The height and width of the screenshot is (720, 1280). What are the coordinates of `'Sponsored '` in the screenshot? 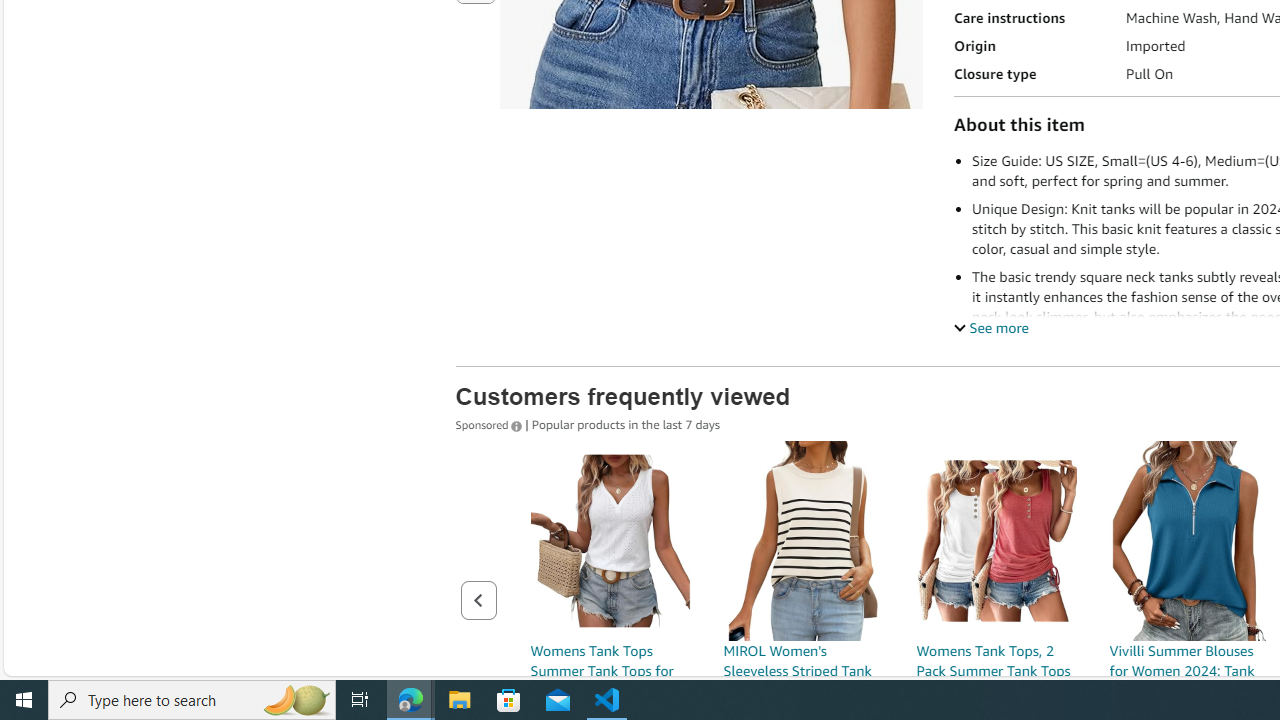 It's located at (490, 422).